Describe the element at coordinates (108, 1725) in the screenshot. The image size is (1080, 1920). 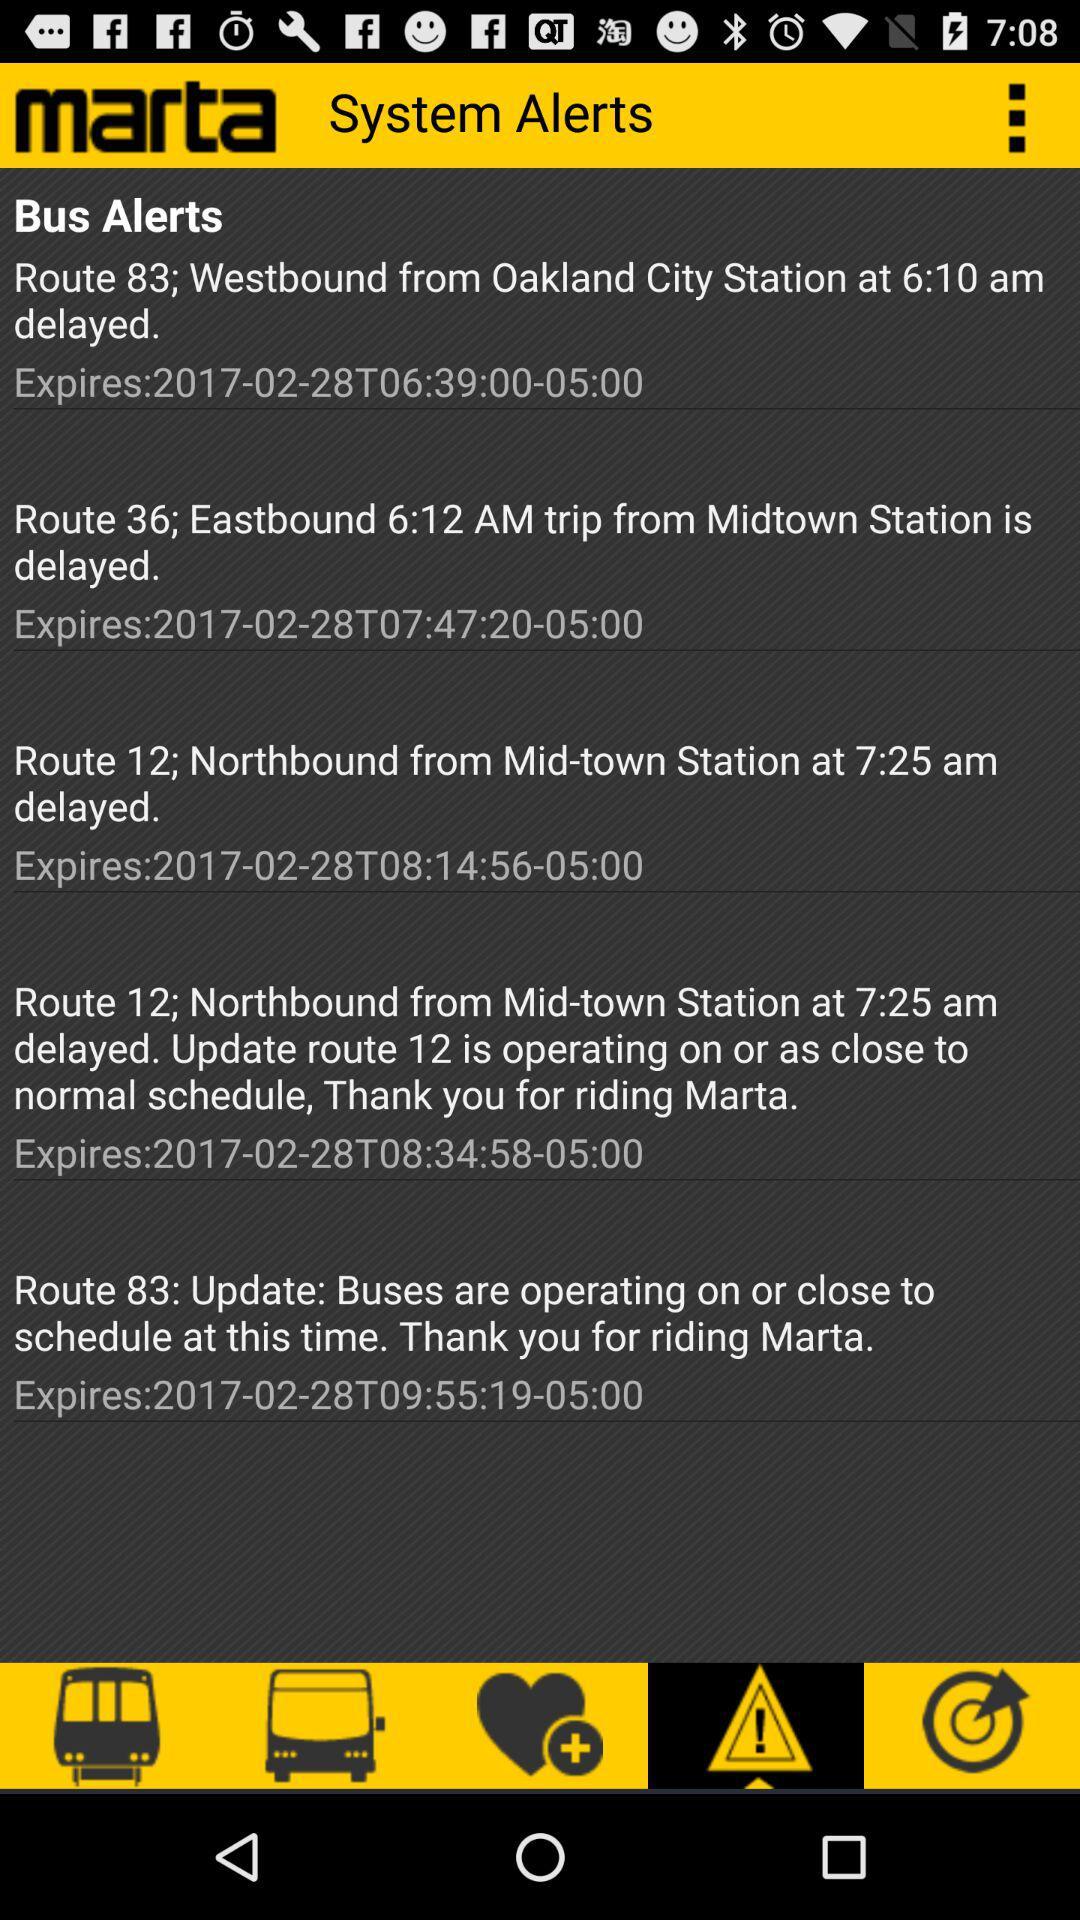
I see `the first icon from bottom` at that location.